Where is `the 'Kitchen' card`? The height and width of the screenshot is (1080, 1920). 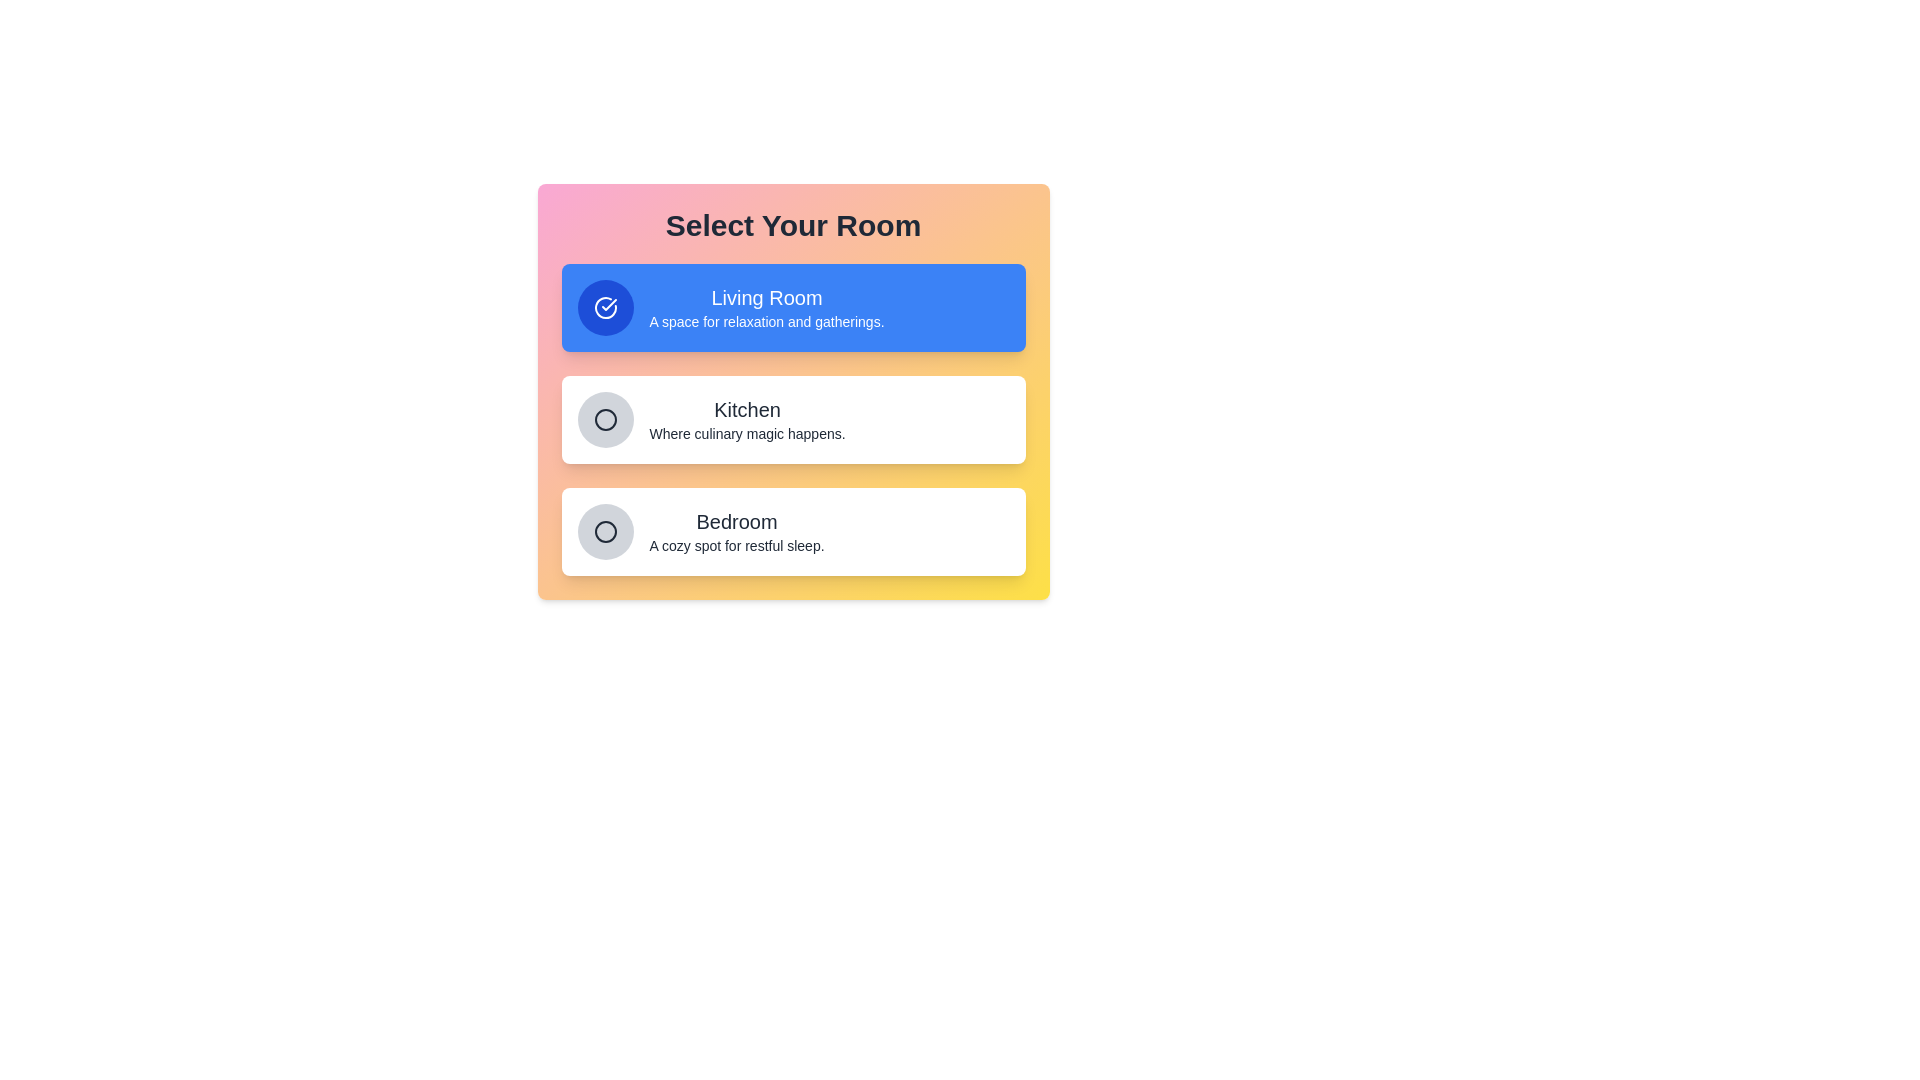 the 'Kitchen' card is located at coordinates (792, 419).